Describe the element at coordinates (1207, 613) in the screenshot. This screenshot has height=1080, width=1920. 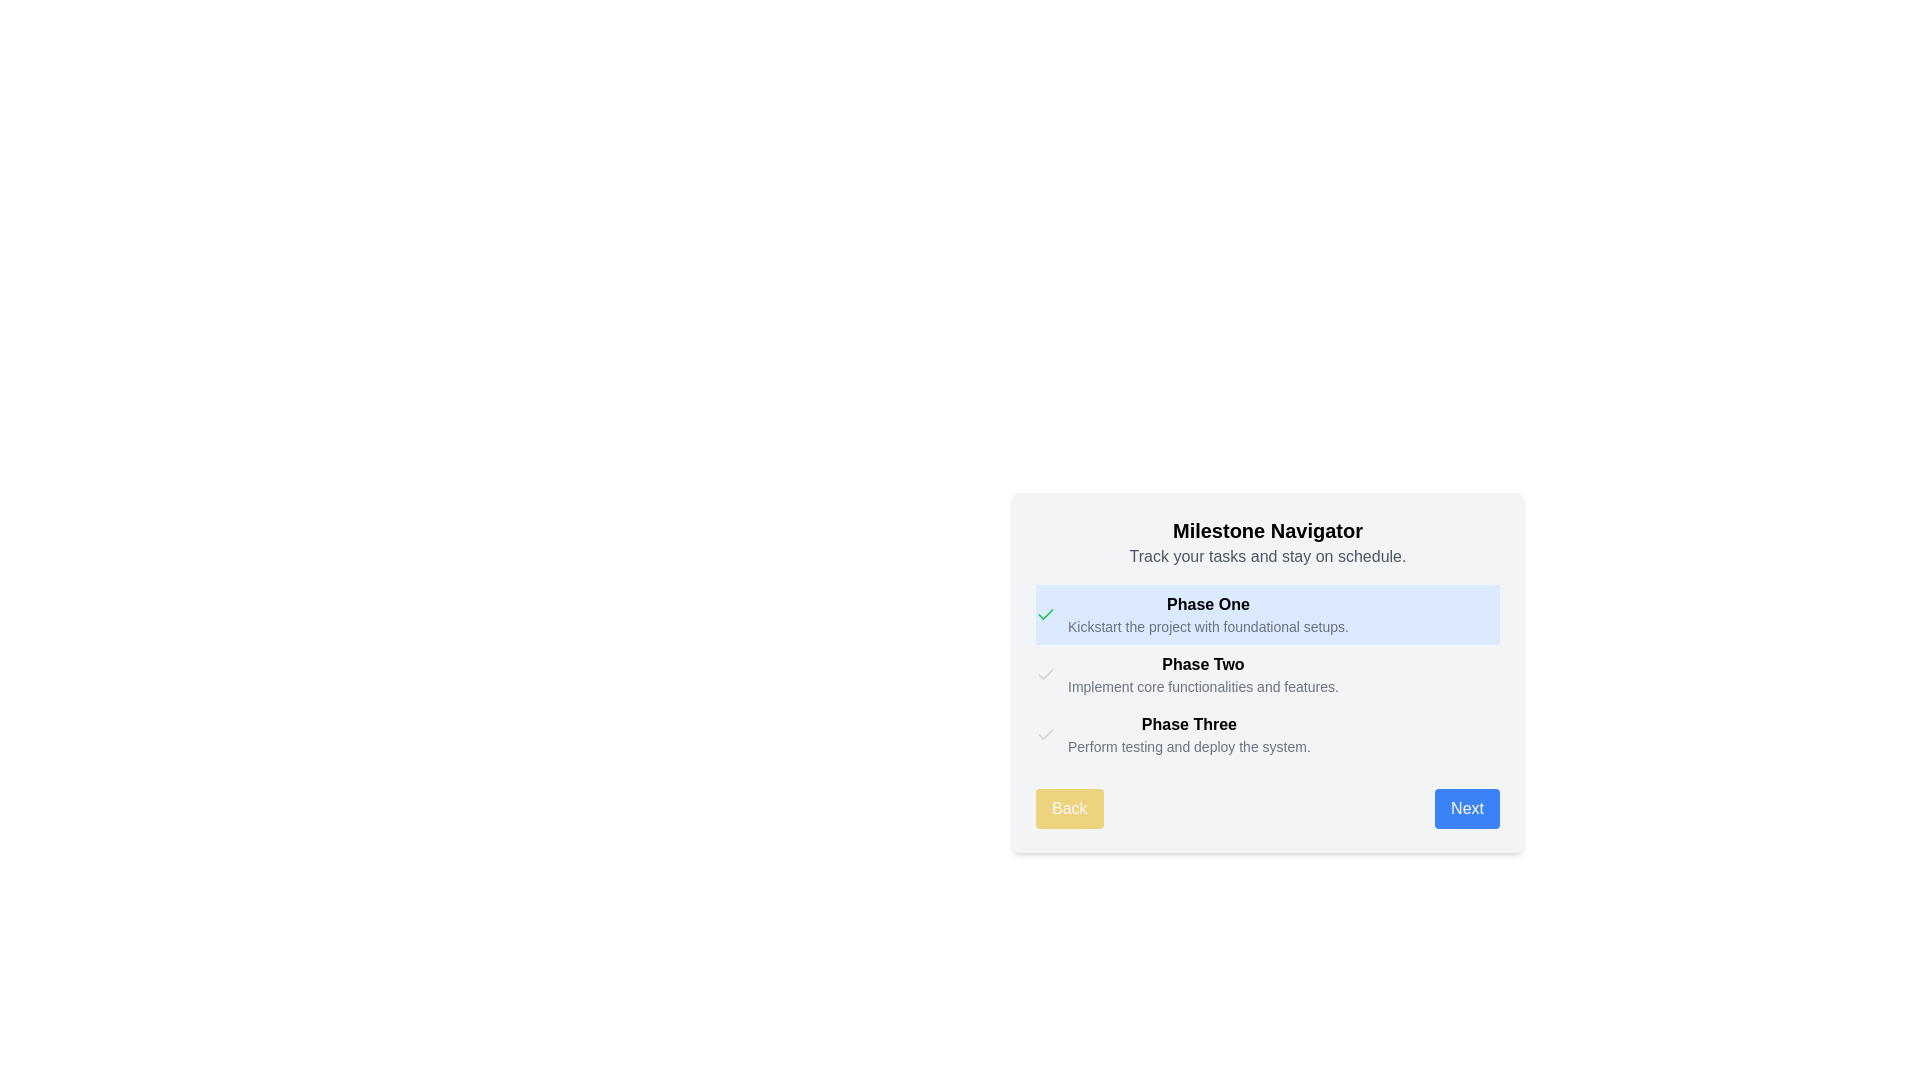
I see `the Static Text Block labeled 'Phase One' which displays the message 'Kickstart the project with foundational setups.'` at that location.